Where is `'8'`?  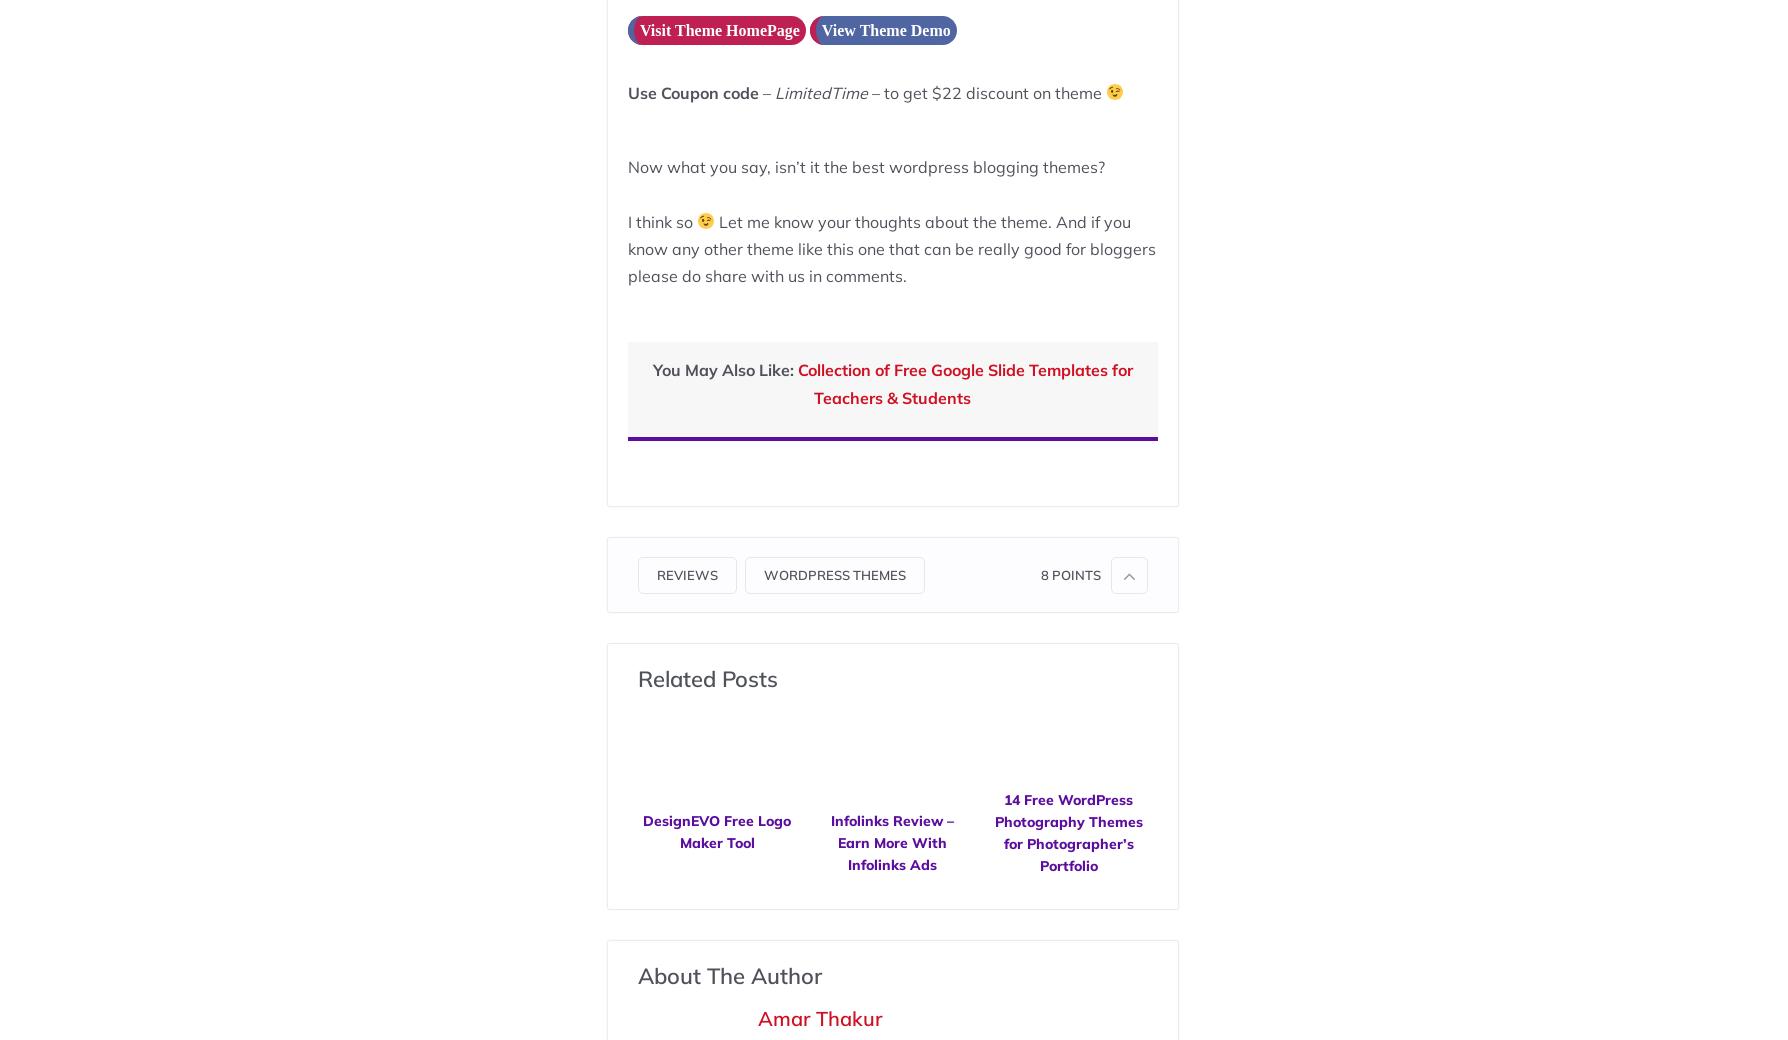 '8' is located at coordinates (1040, 572).